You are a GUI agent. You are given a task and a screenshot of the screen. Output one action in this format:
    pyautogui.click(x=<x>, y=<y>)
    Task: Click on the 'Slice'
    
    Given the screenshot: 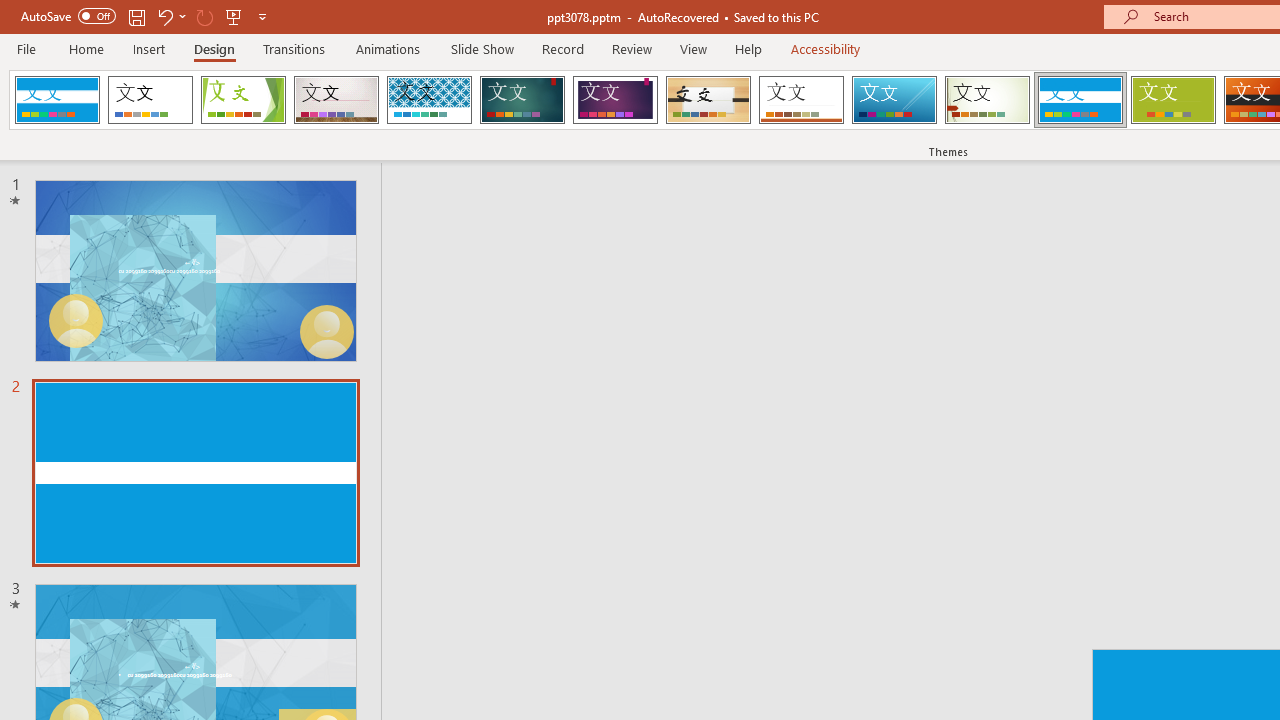 What is the action you would take?
    pyautogui.click(x=893, y=100)
    